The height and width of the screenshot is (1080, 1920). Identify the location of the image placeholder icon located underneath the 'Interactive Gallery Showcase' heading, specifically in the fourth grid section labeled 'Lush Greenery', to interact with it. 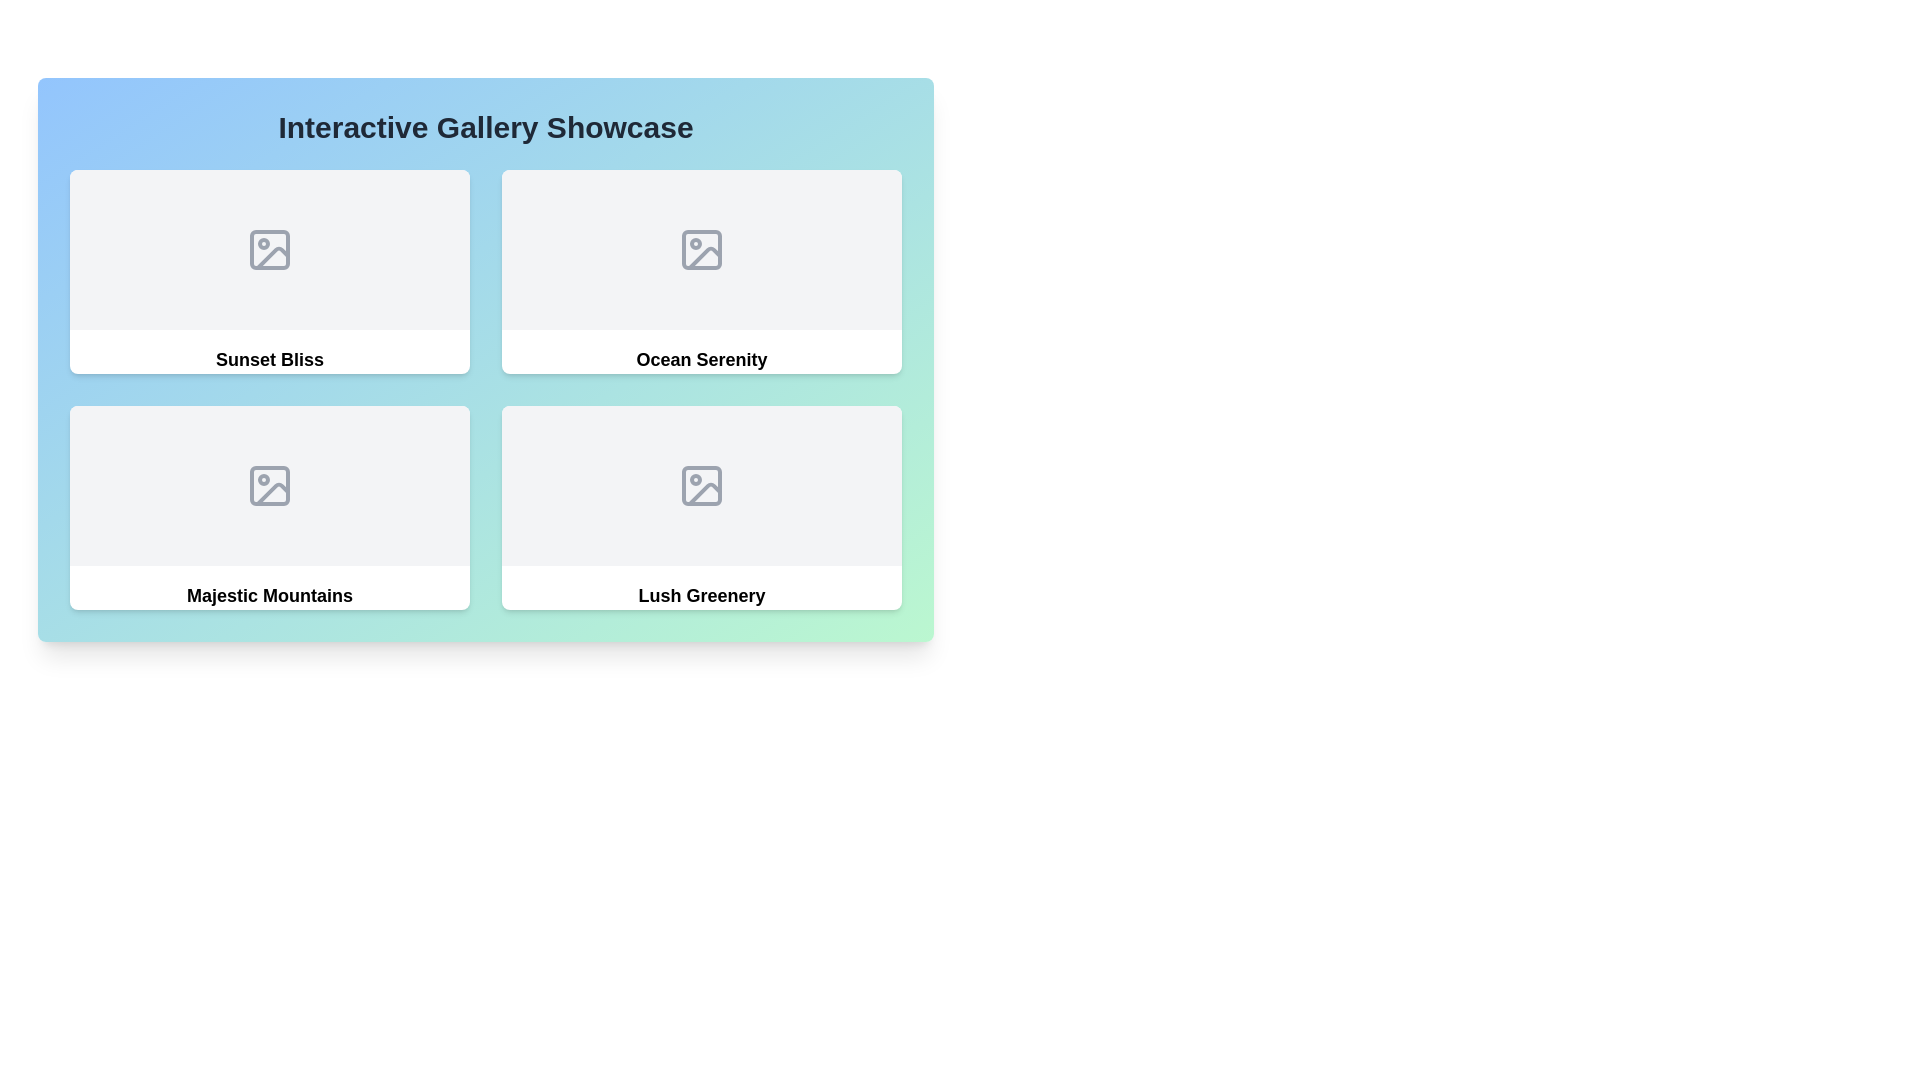
(701, 486).